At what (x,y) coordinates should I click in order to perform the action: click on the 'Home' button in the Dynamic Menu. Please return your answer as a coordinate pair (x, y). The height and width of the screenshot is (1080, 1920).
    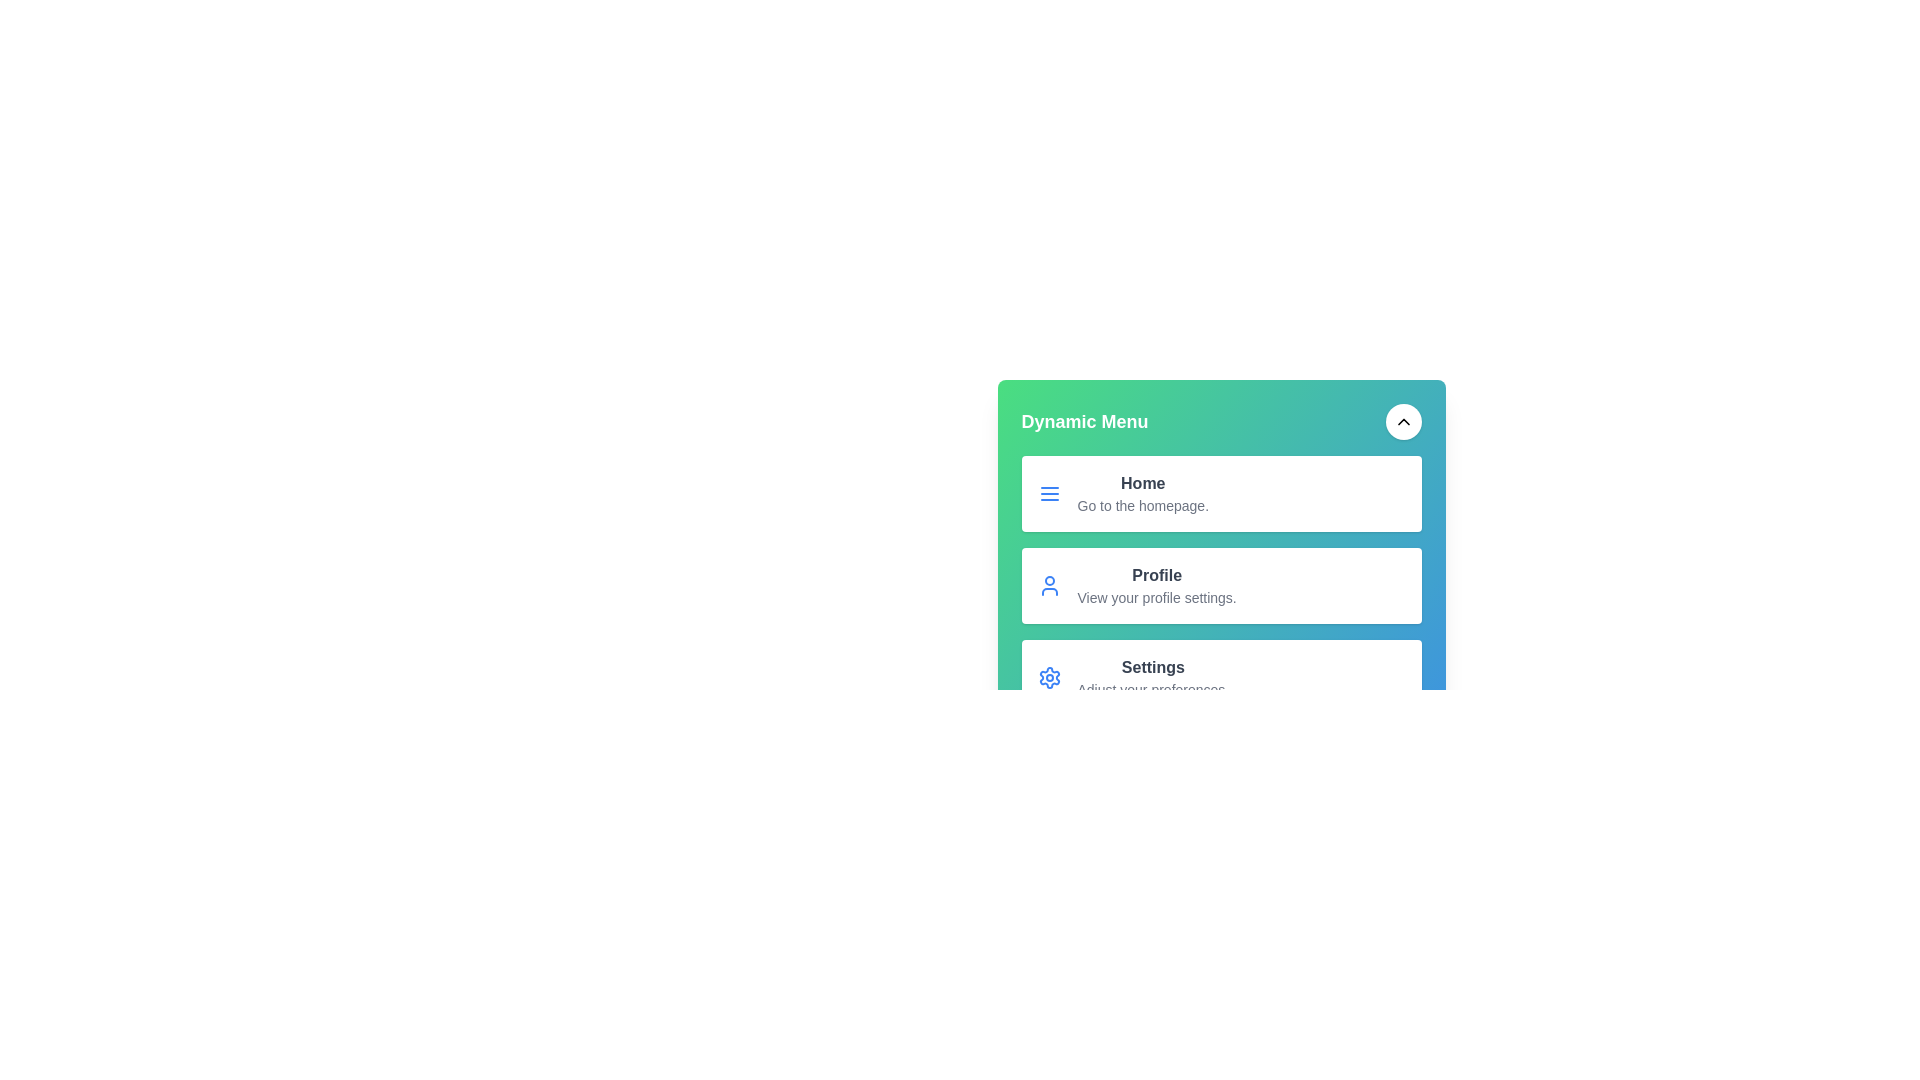
    Looking at the image, I should click on (1220, 493).